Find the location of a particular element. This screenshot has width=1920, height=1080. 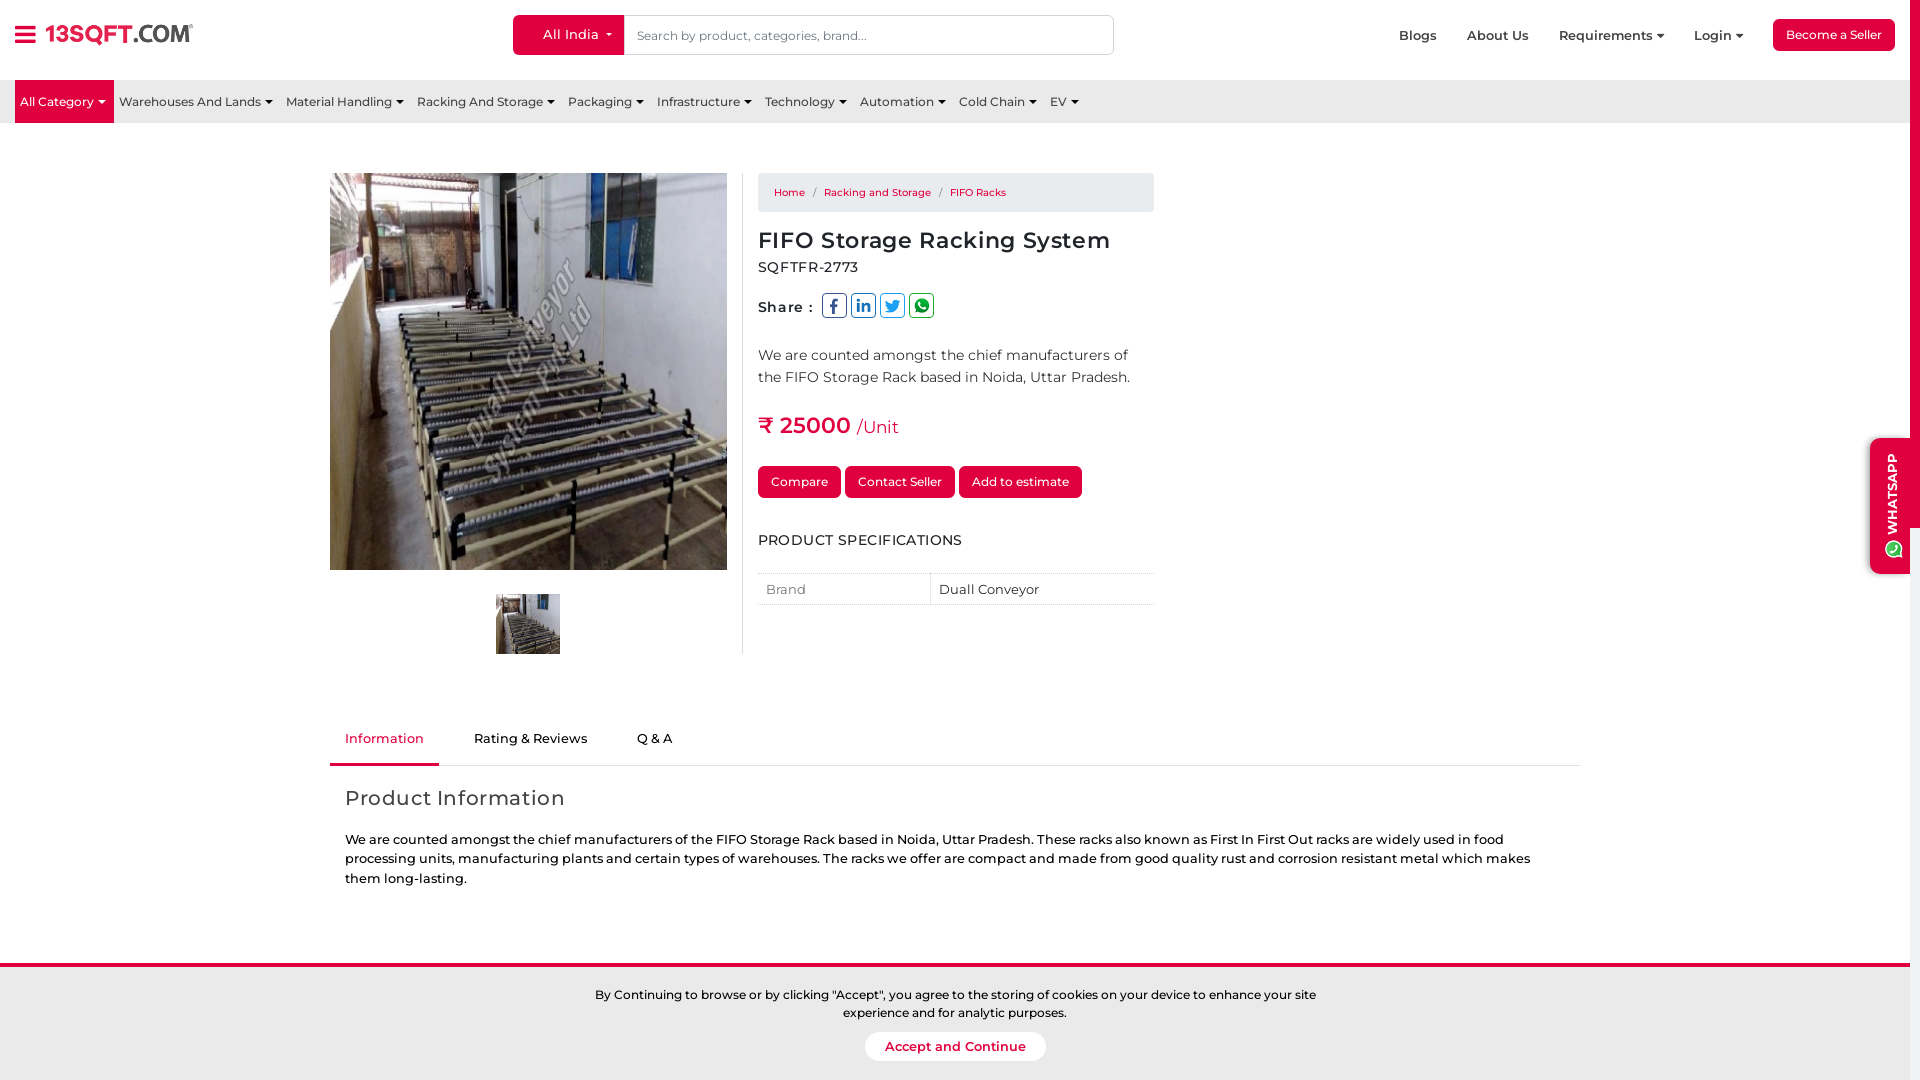

'Add to estimate' is located at coordinates (1020, 482).